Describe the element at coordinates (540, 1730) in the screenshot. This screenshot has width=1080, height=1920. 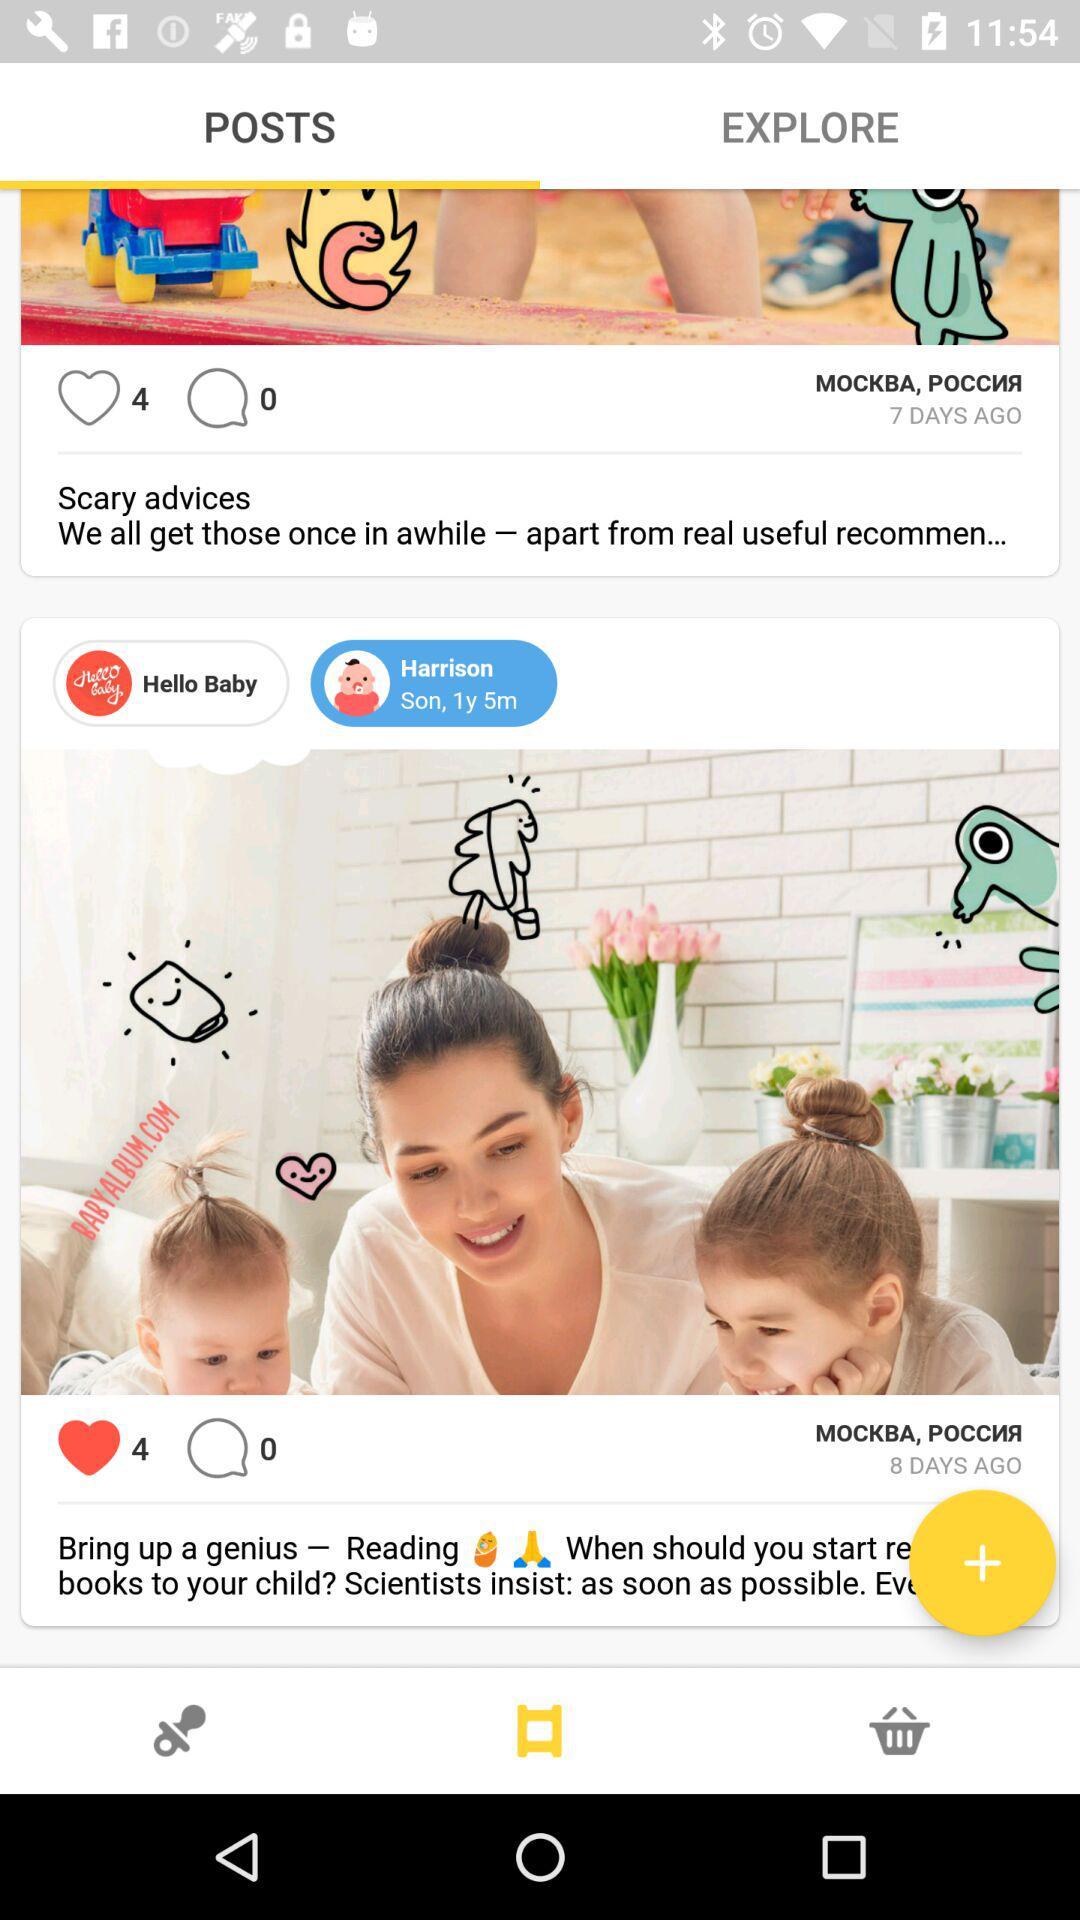
I see `slides` at that location.